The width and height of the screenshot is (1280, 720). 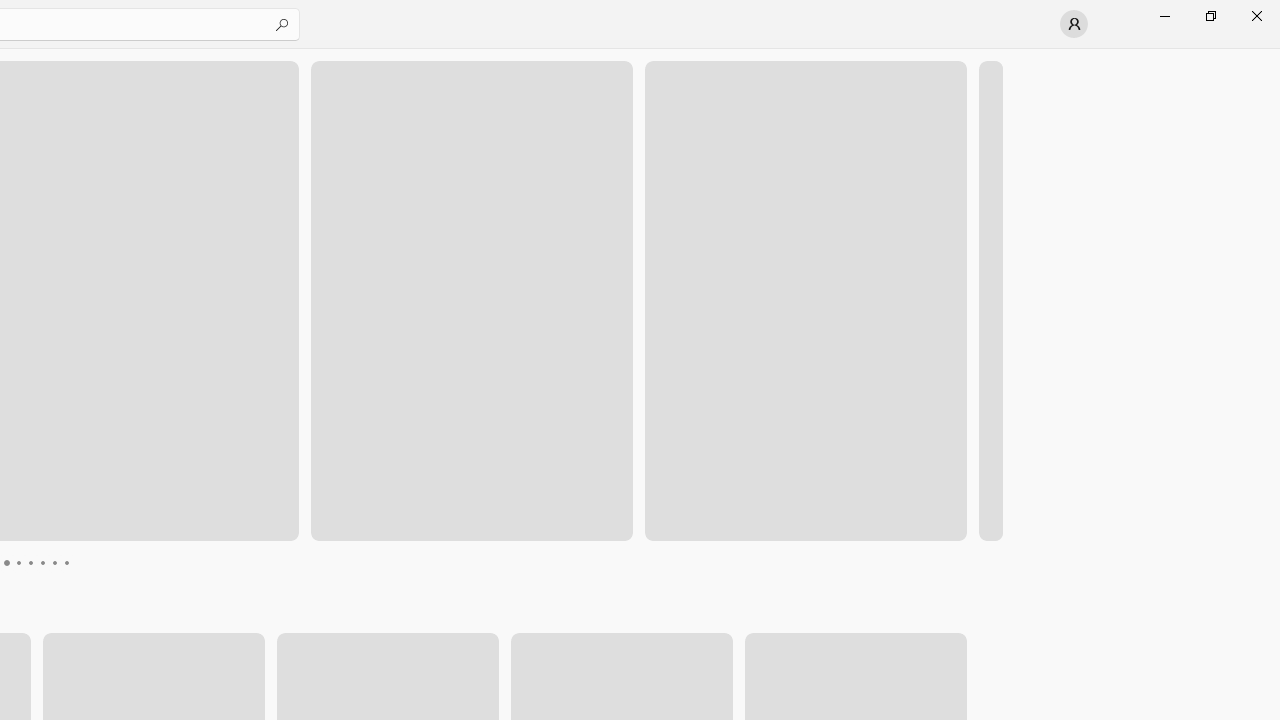 What do you see at coordinates (17, 563) in the screenshot?
I see `'Page 4'` at bounding box center [17, 563].